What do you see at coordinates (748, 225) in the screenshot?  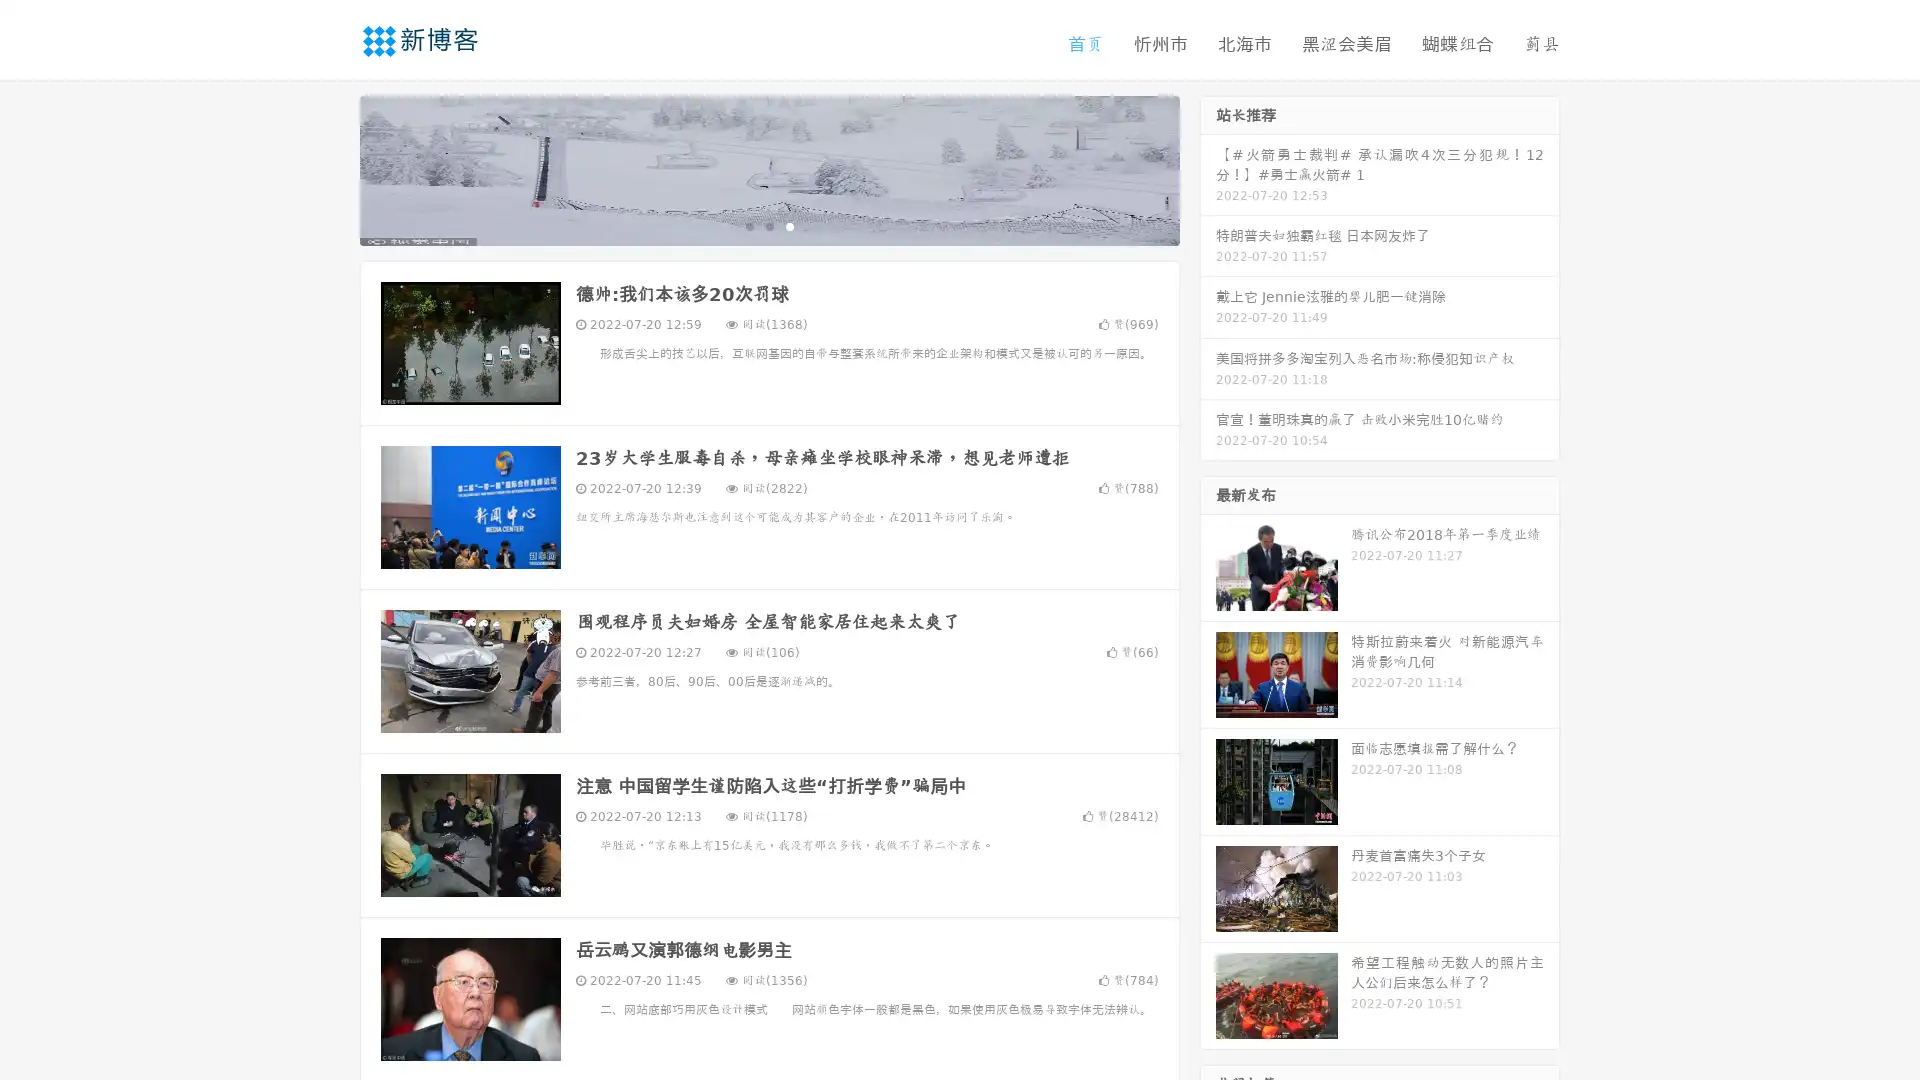 I see `Go to slide 1` at bounding box center [748, 225].